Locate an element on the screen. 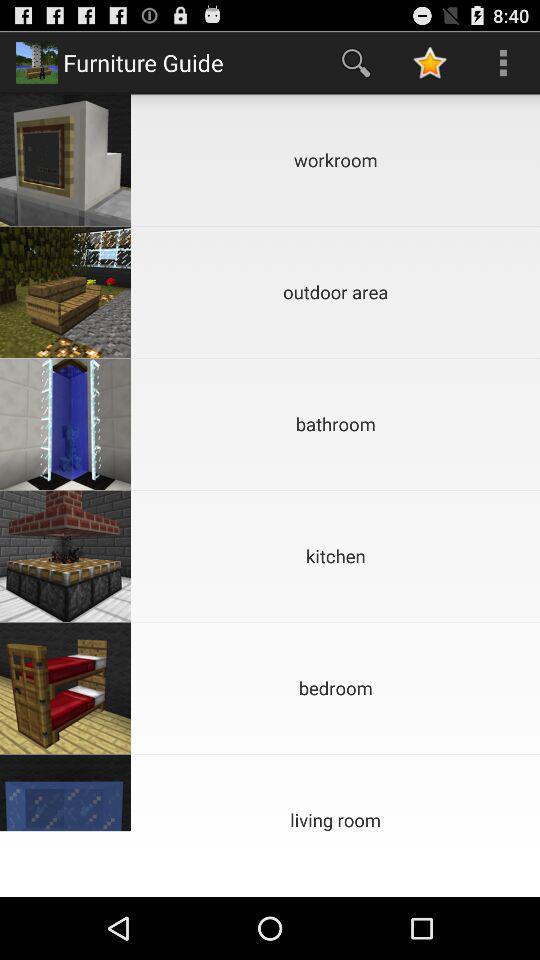  the living room app is located at coordinates (335, 792).